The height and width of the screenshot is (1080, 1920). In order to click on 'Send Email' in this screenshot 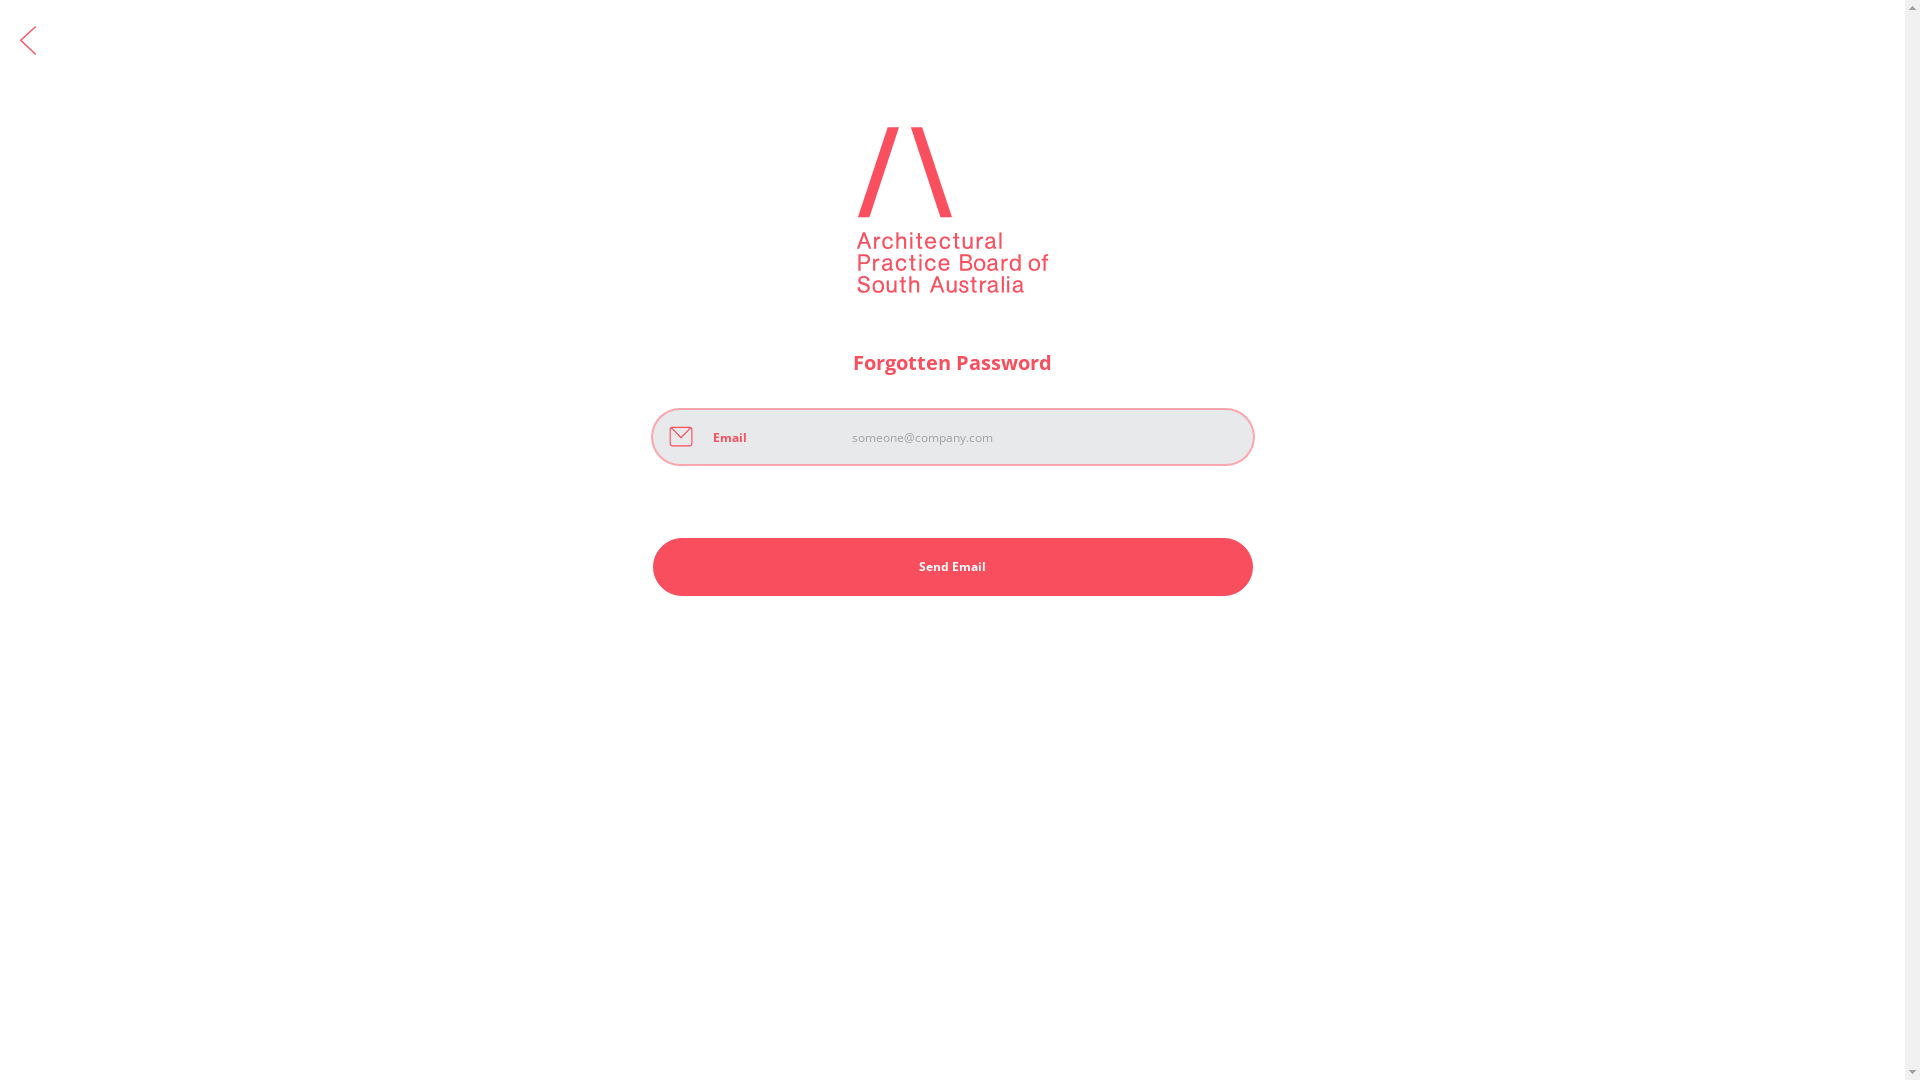, I will do `click(950, 567)`.